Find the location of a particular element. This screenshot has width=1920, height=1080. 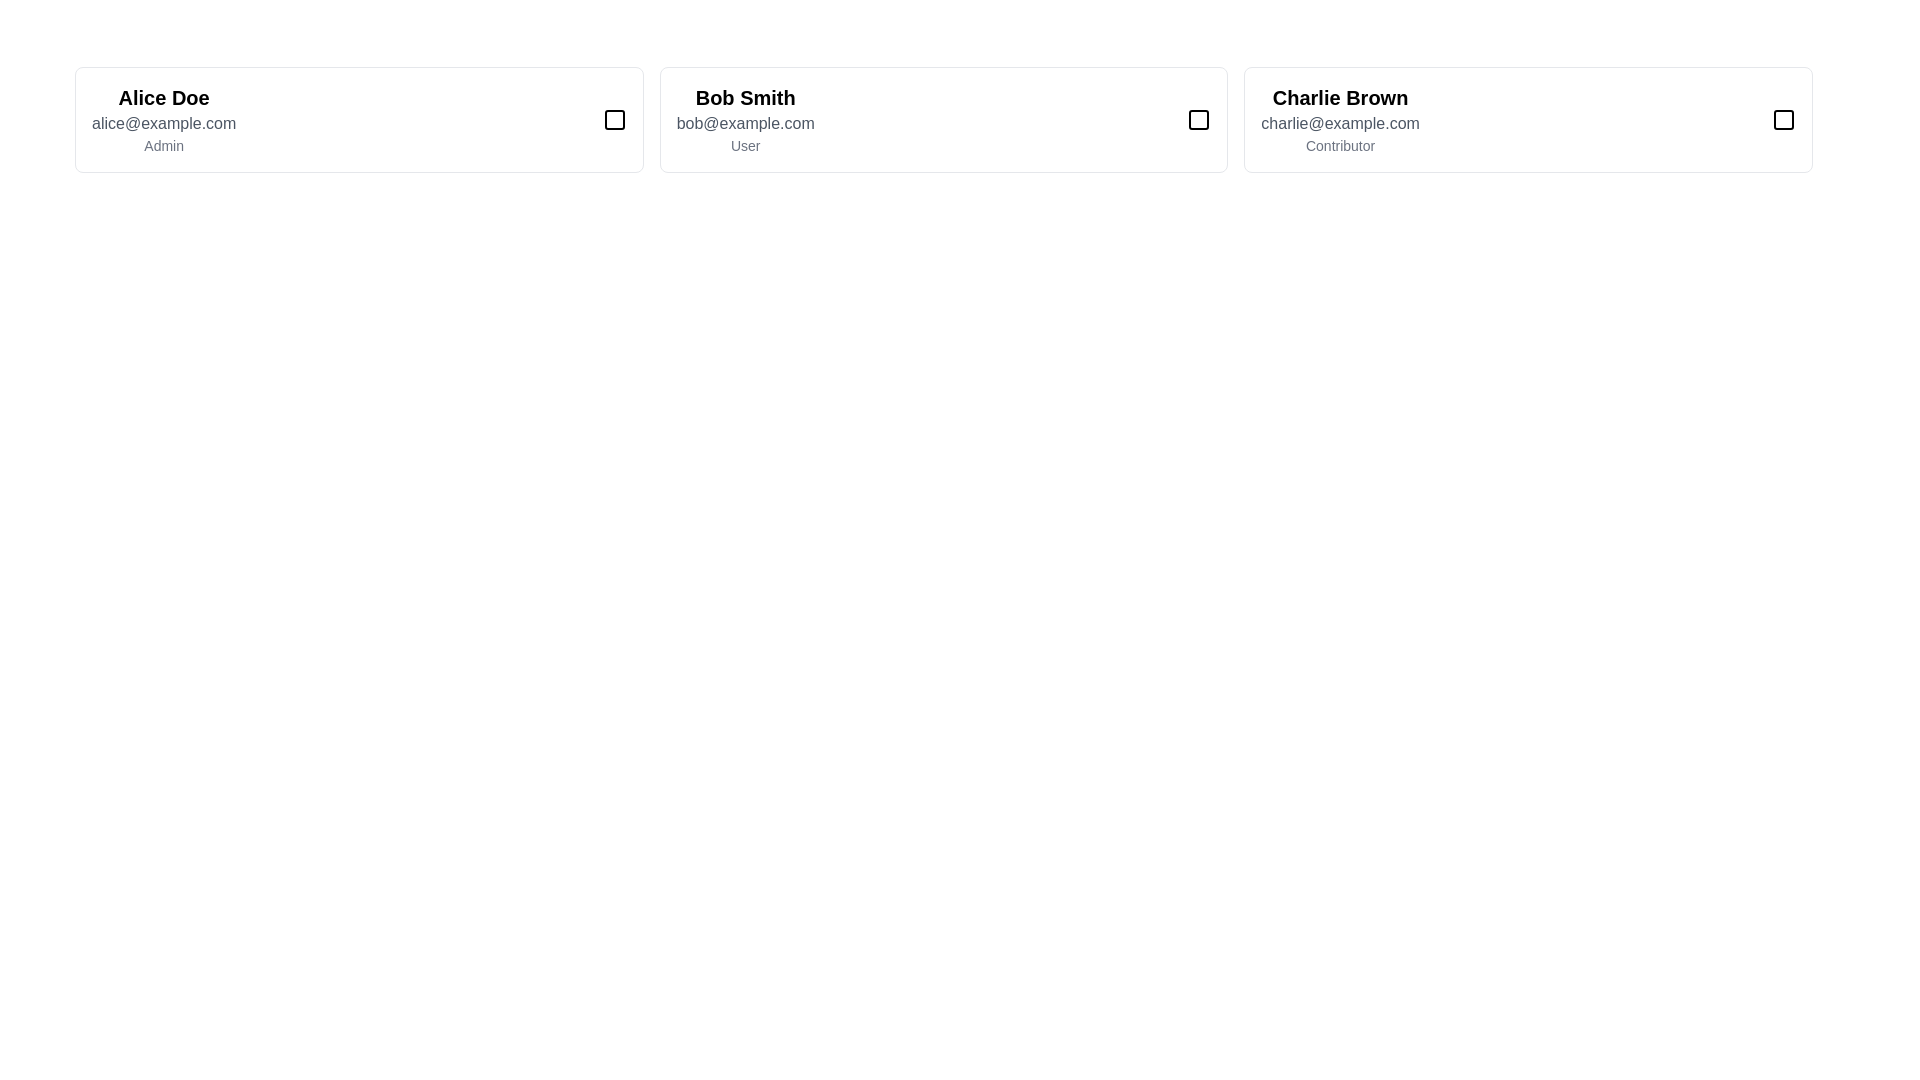

user information displayed in the text block located centrally within the second card, positioned between 'Alice Doe' and 'Charlie Brown' is located at coordinates (744, 119).